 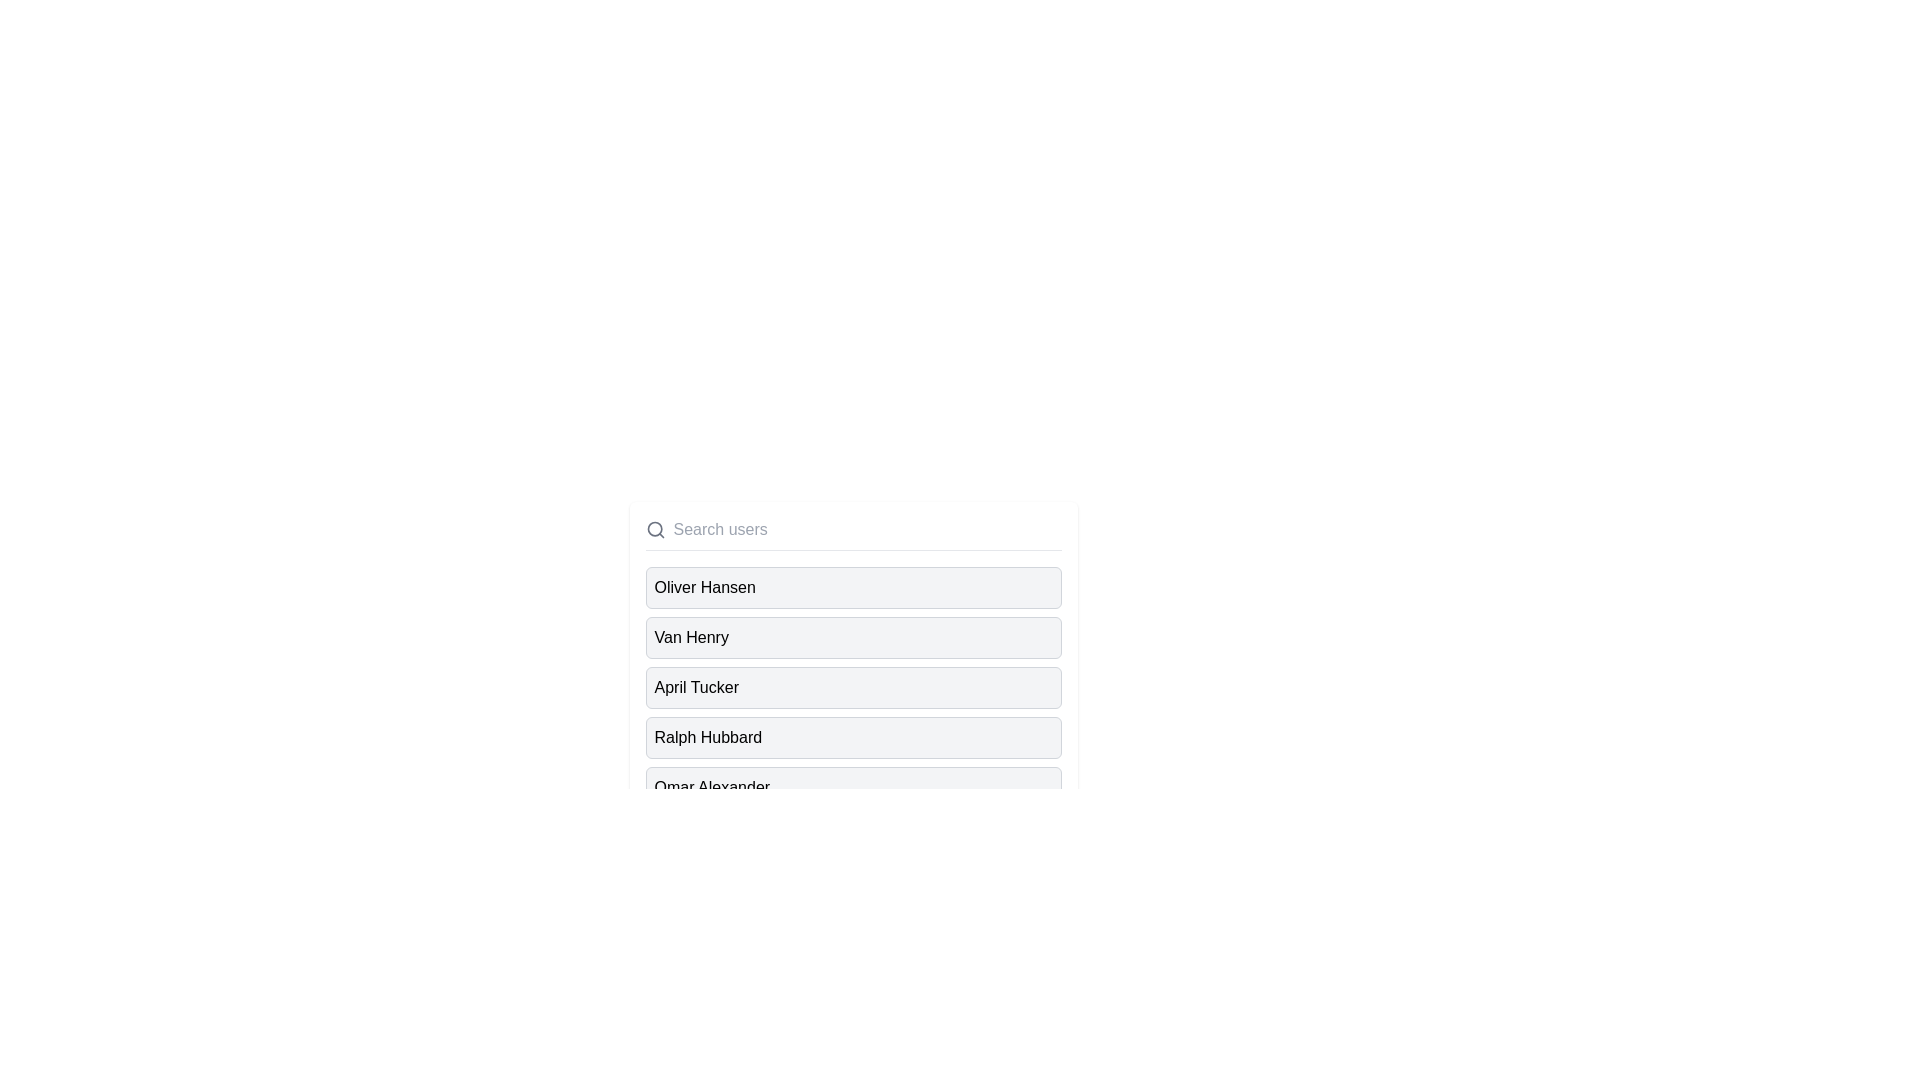 I want to click on the text label representing the user 'Oliver Hansen', so click(x=705, y=586).